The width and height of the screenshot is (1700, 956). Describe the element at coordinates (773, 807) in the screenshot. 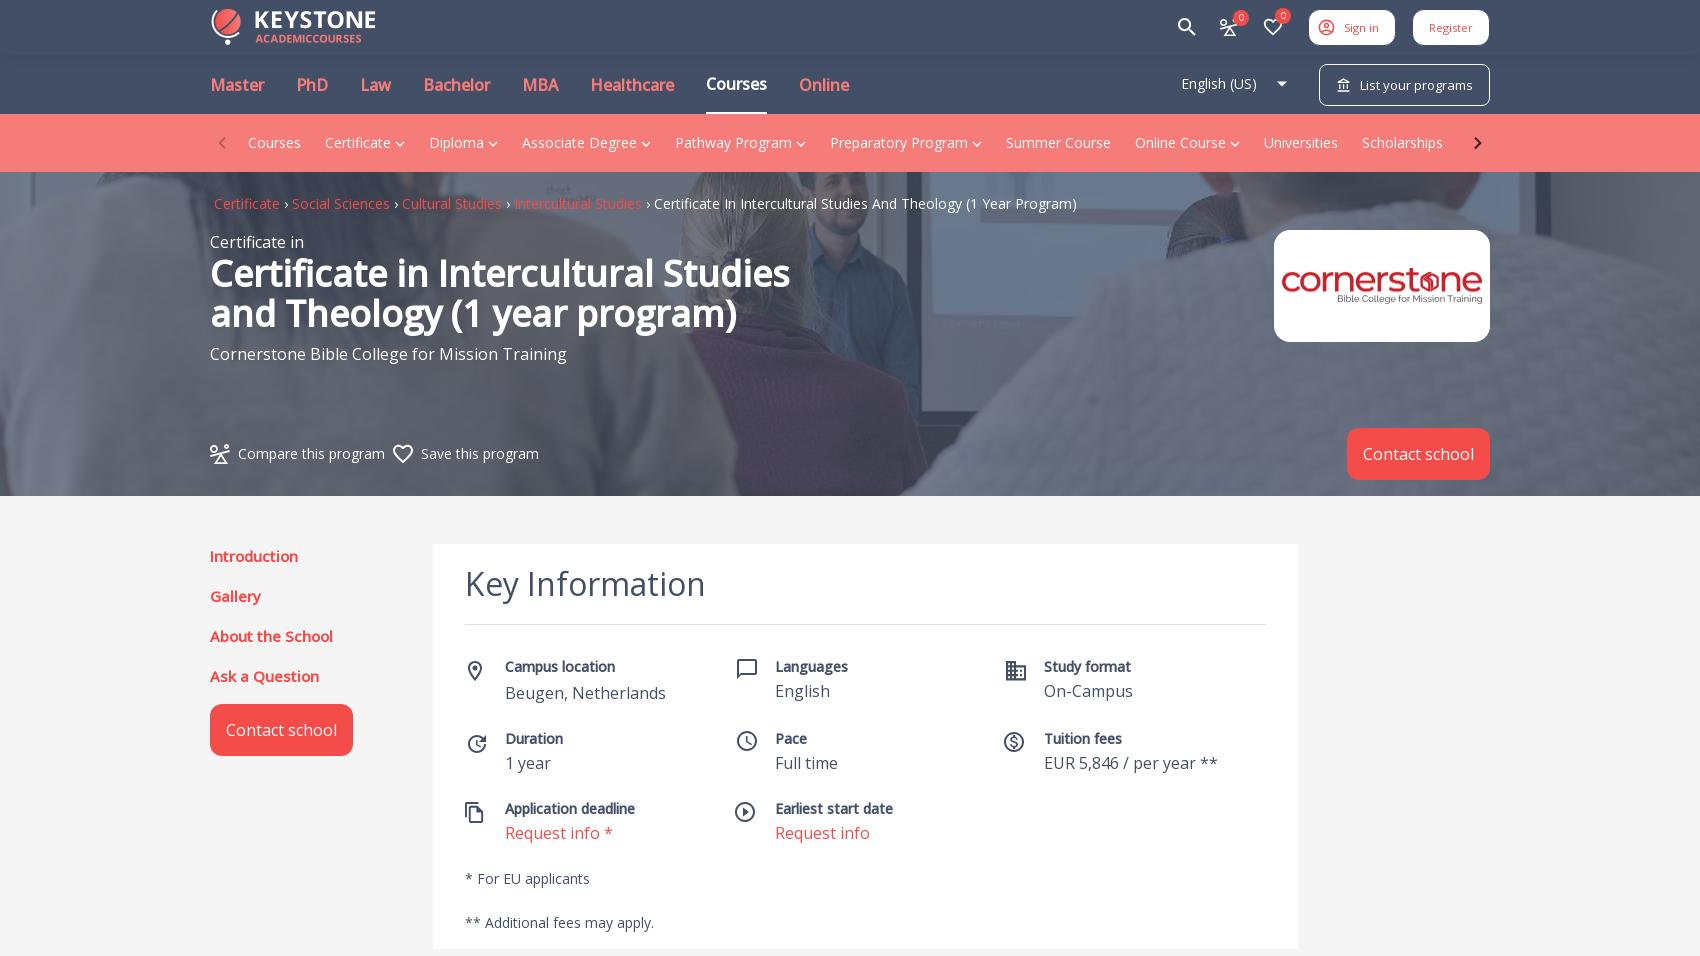

I see `'Earliest start date'` at that location.